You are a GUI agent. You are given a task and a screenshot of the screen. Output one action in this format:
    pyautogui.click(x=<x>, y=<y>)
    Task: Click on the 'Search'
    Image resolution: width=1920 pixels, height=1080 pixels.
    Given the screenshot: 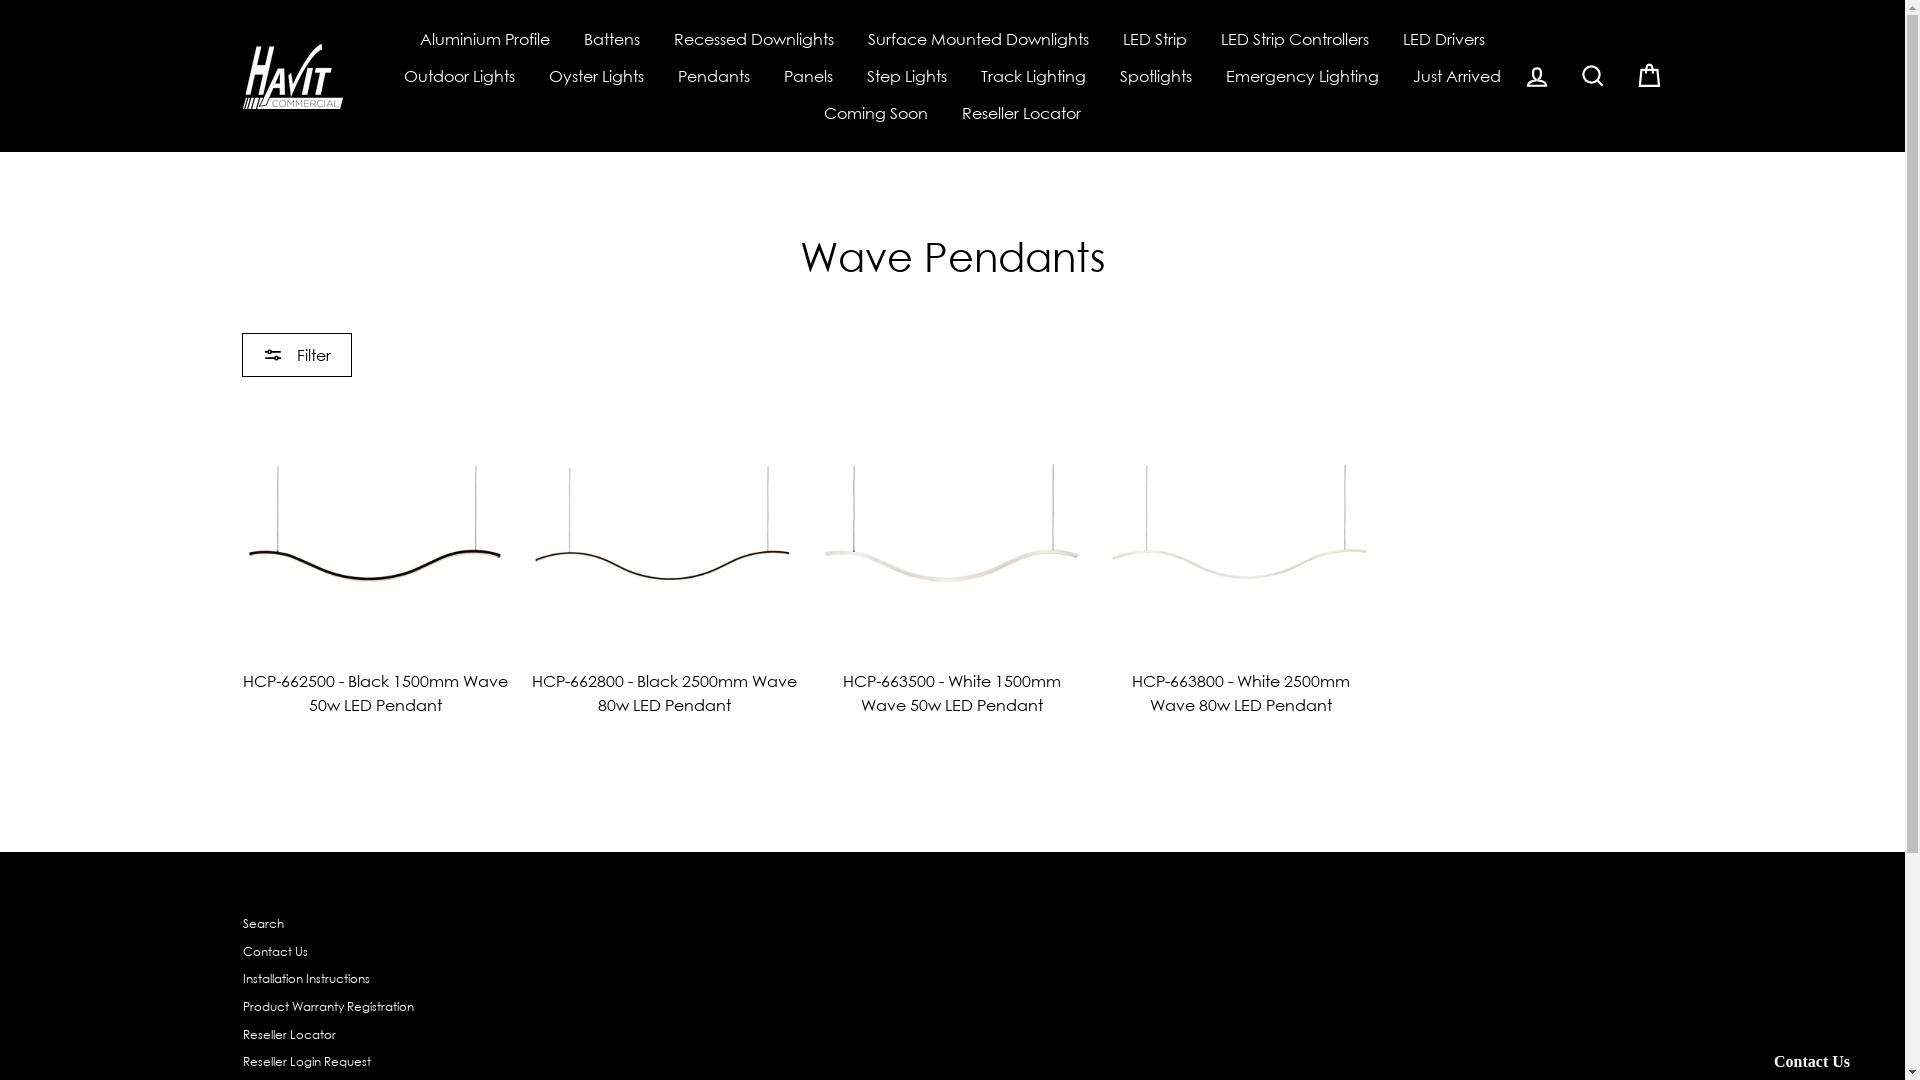 What is the action you would take?
    pyautogui.click(x=261, y=924)
    